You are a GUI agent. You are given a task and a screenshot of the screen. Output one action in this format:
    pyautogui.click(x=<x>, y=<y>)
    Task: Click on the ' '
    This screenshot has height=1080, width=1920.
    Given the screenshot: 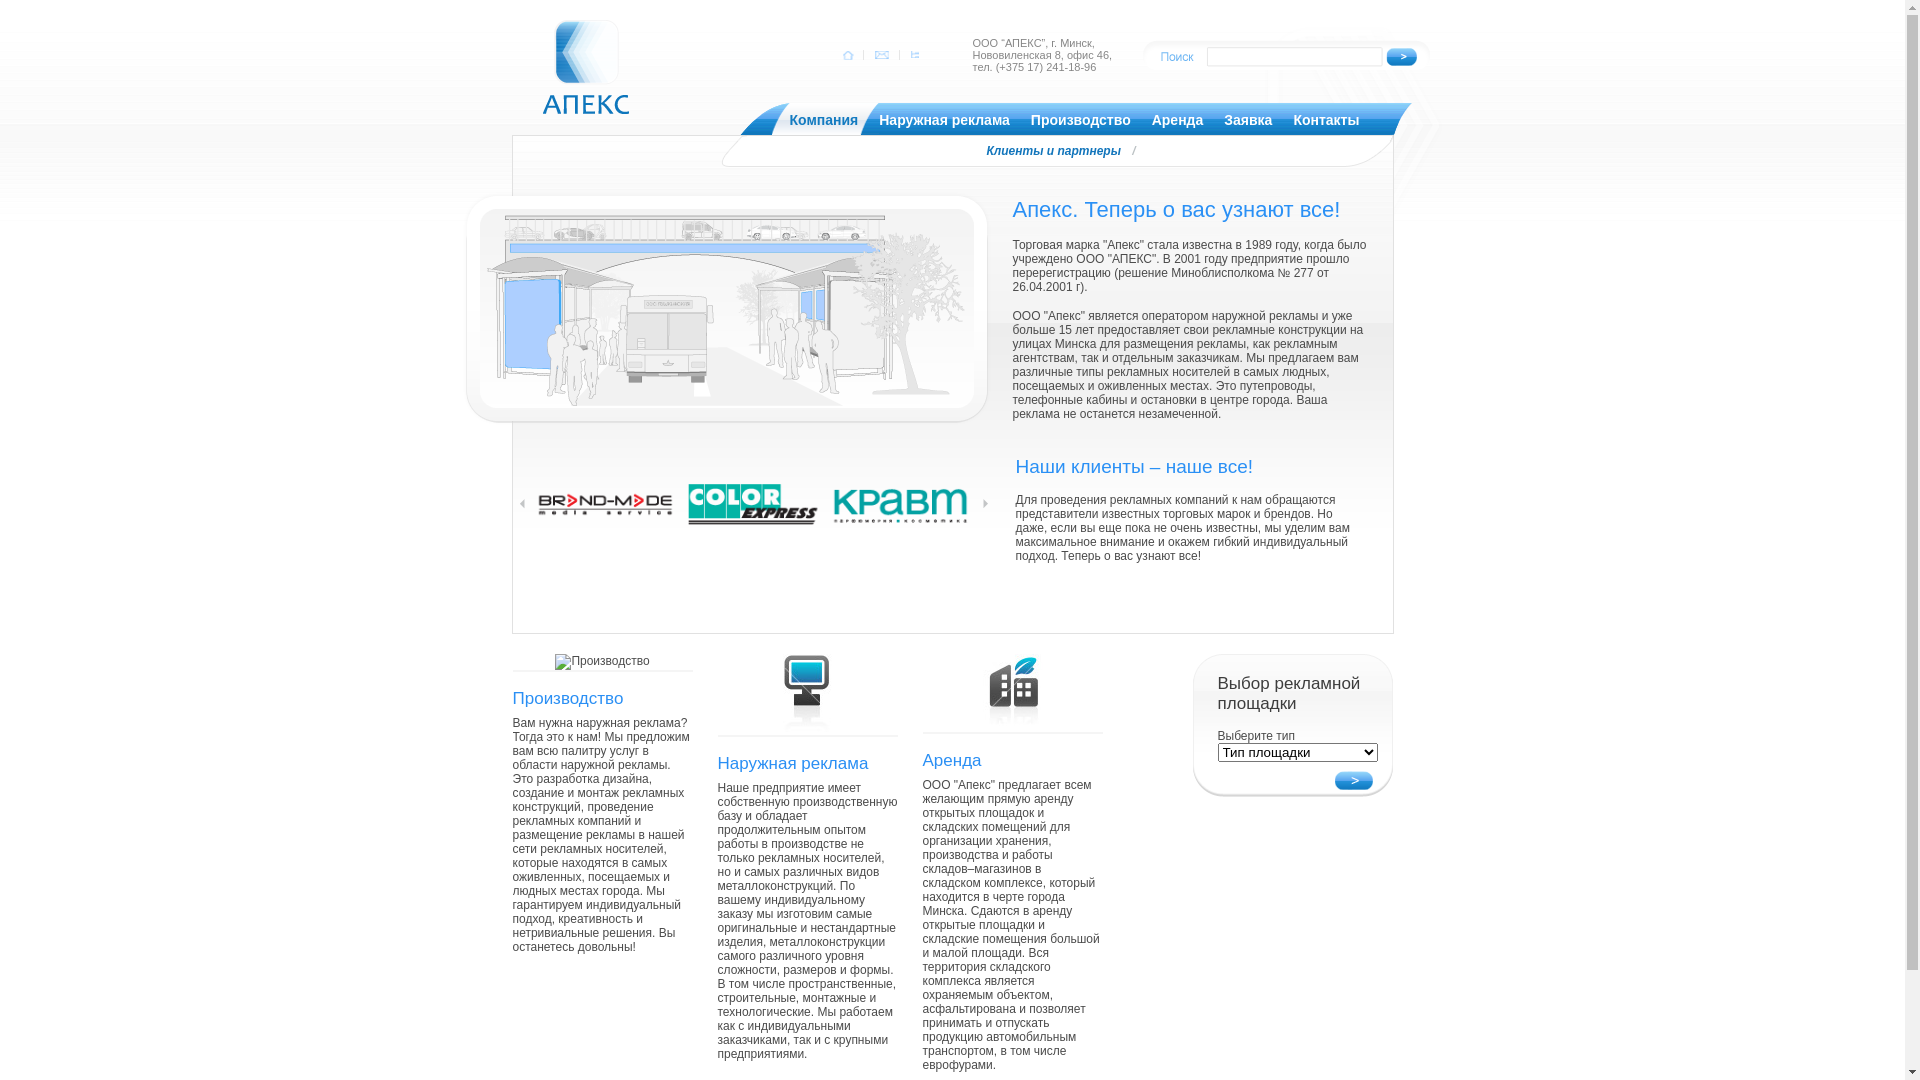 What is the action you would take?
    pyautogui.click(x=848, y=53)
    